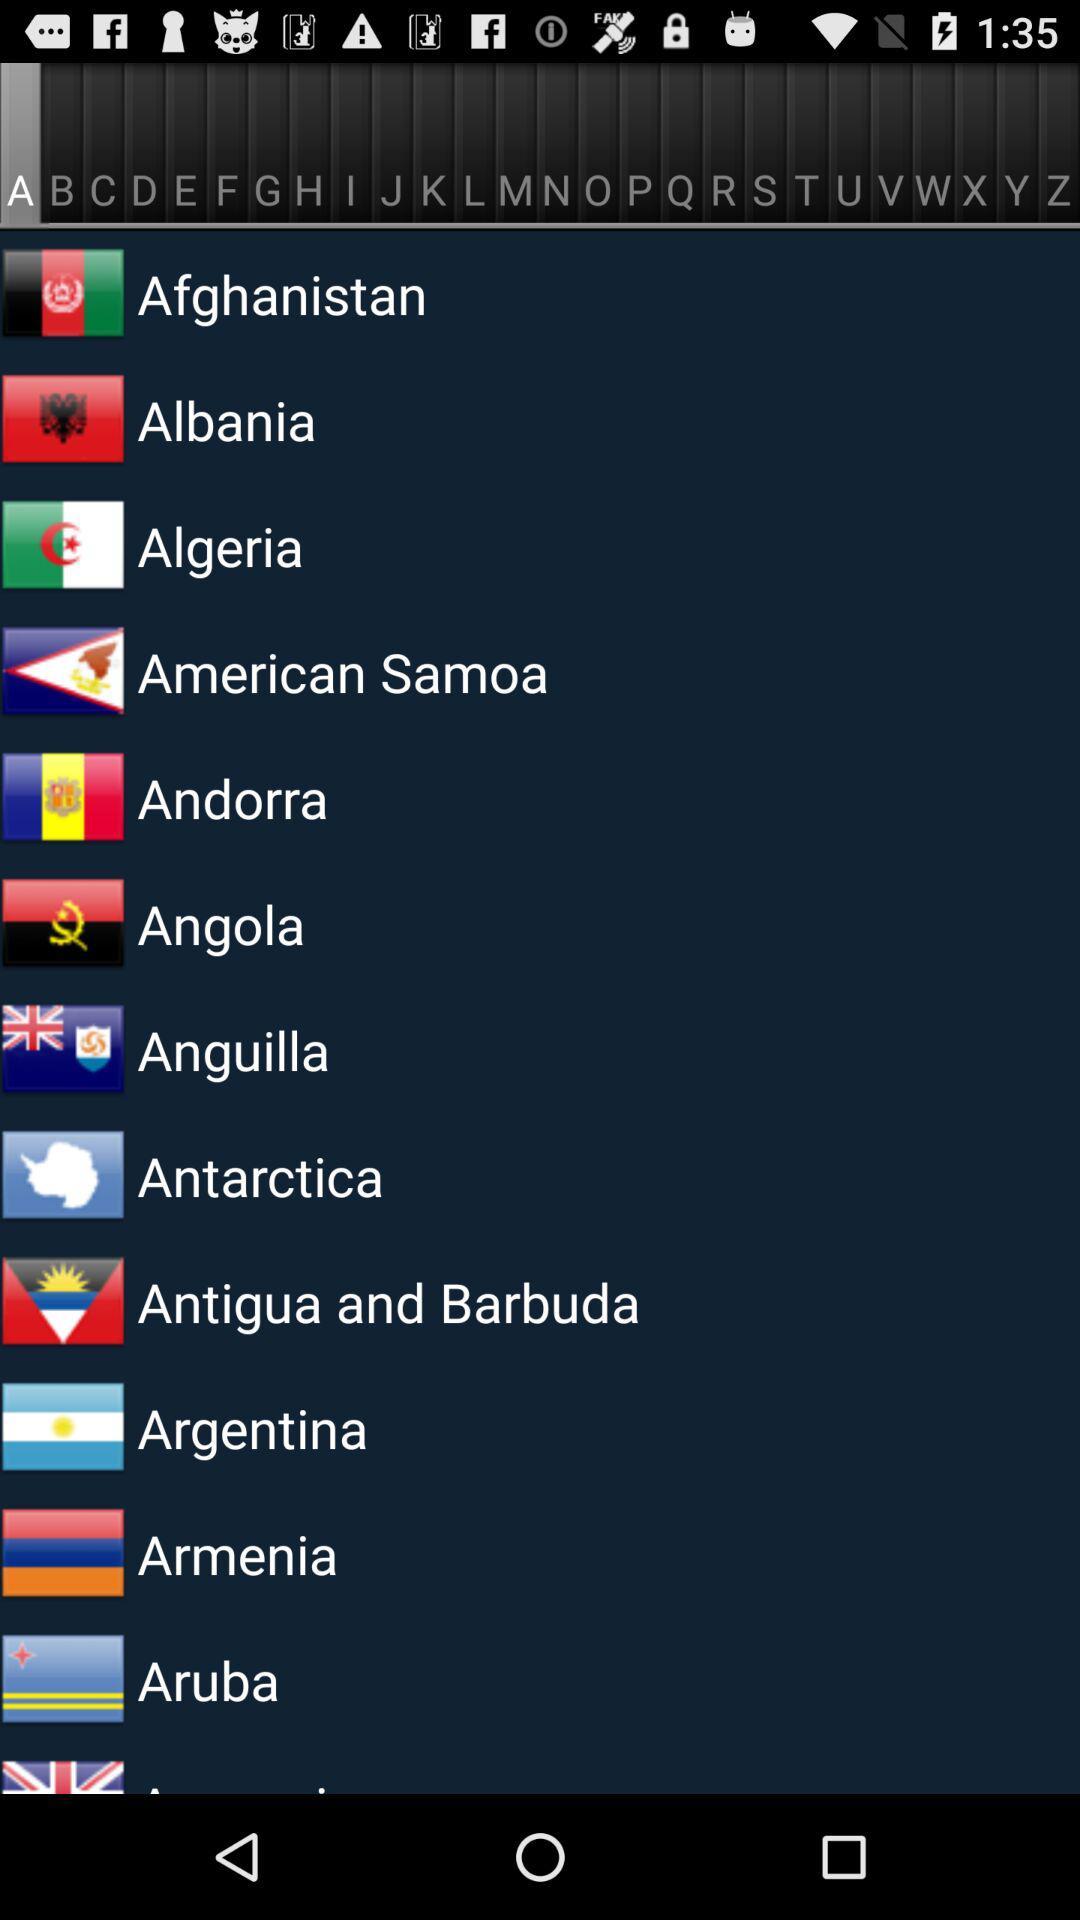  I want to click on antarctica app, so click(383, 1175).